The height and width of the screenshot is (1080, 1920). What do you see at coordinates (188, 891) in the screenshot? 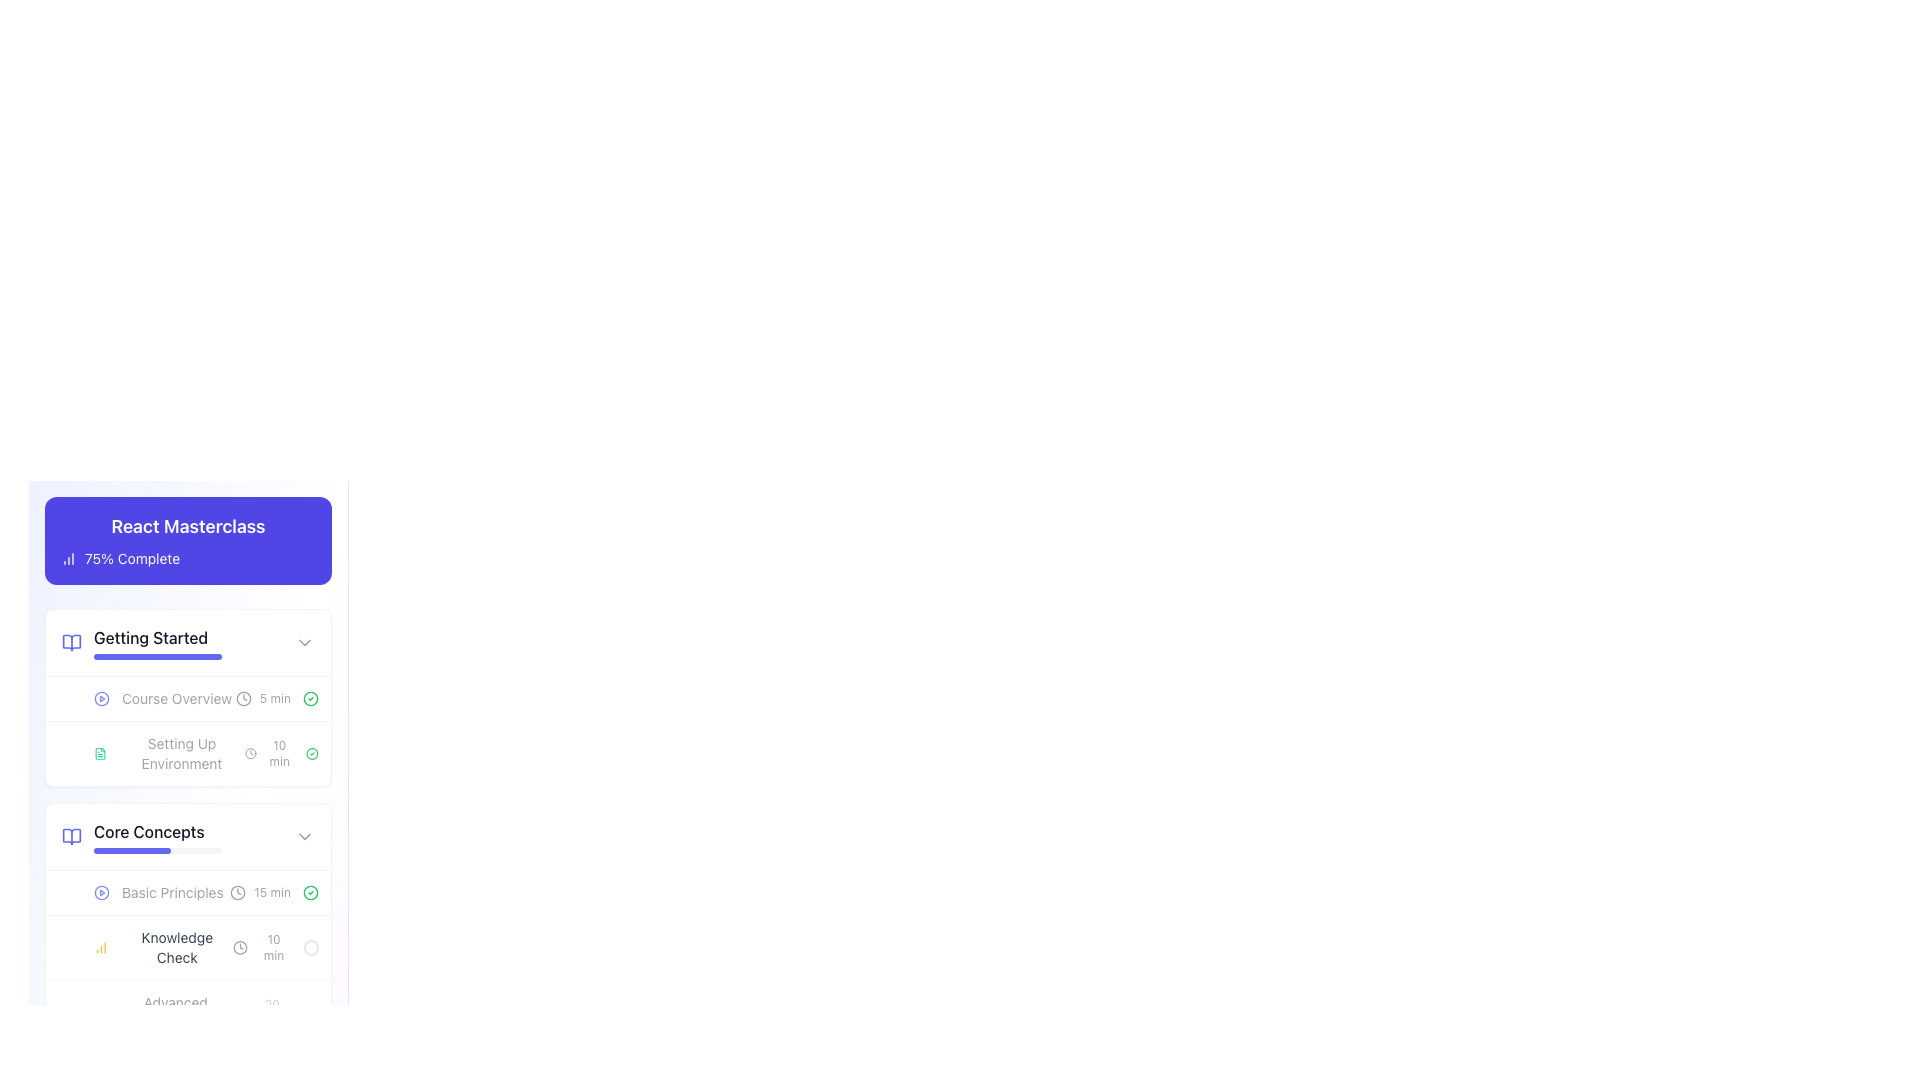
I see `the interactive list item labeled 'Basic Principles'` at bounding box center [188, 891].